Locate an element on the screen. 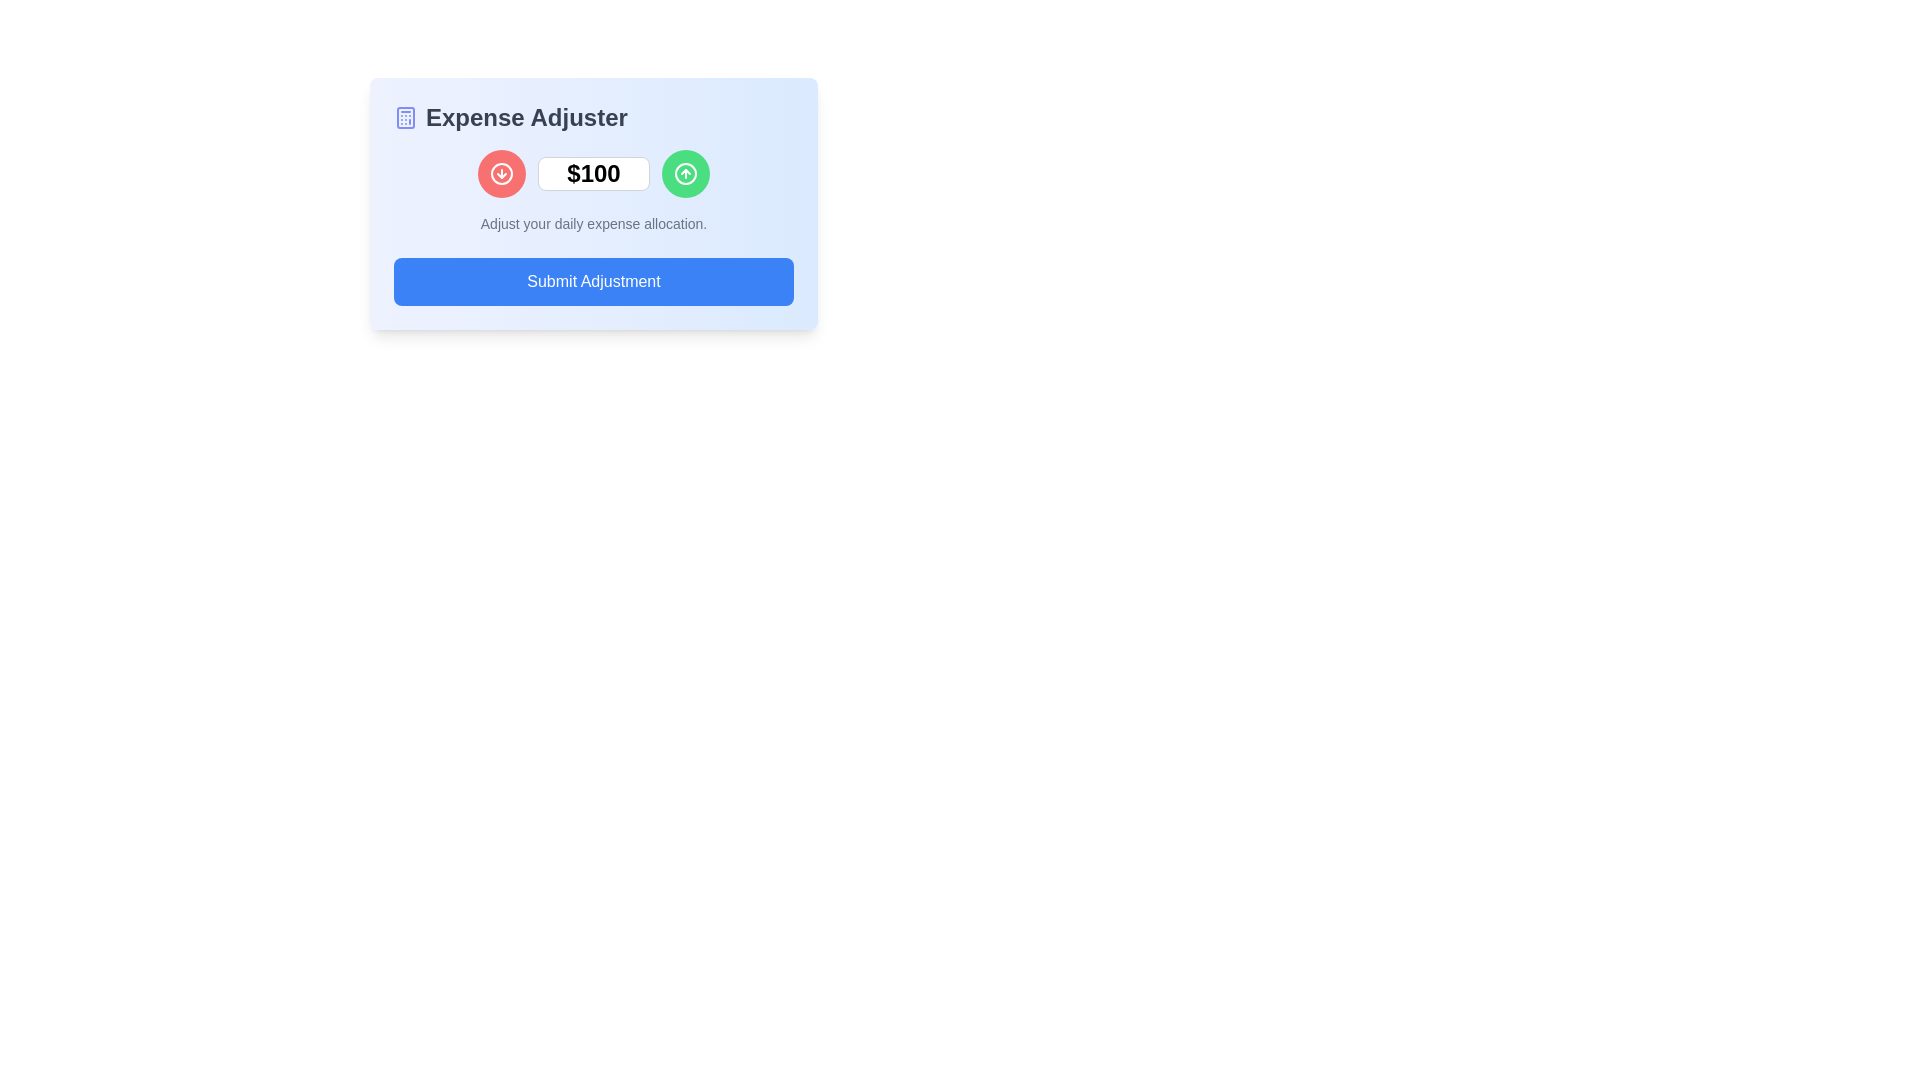 The width and height of the screenshot is (1920, 1080). the circular button with a green border and an upward-pointing arrow is located at coordinates (686, 172).